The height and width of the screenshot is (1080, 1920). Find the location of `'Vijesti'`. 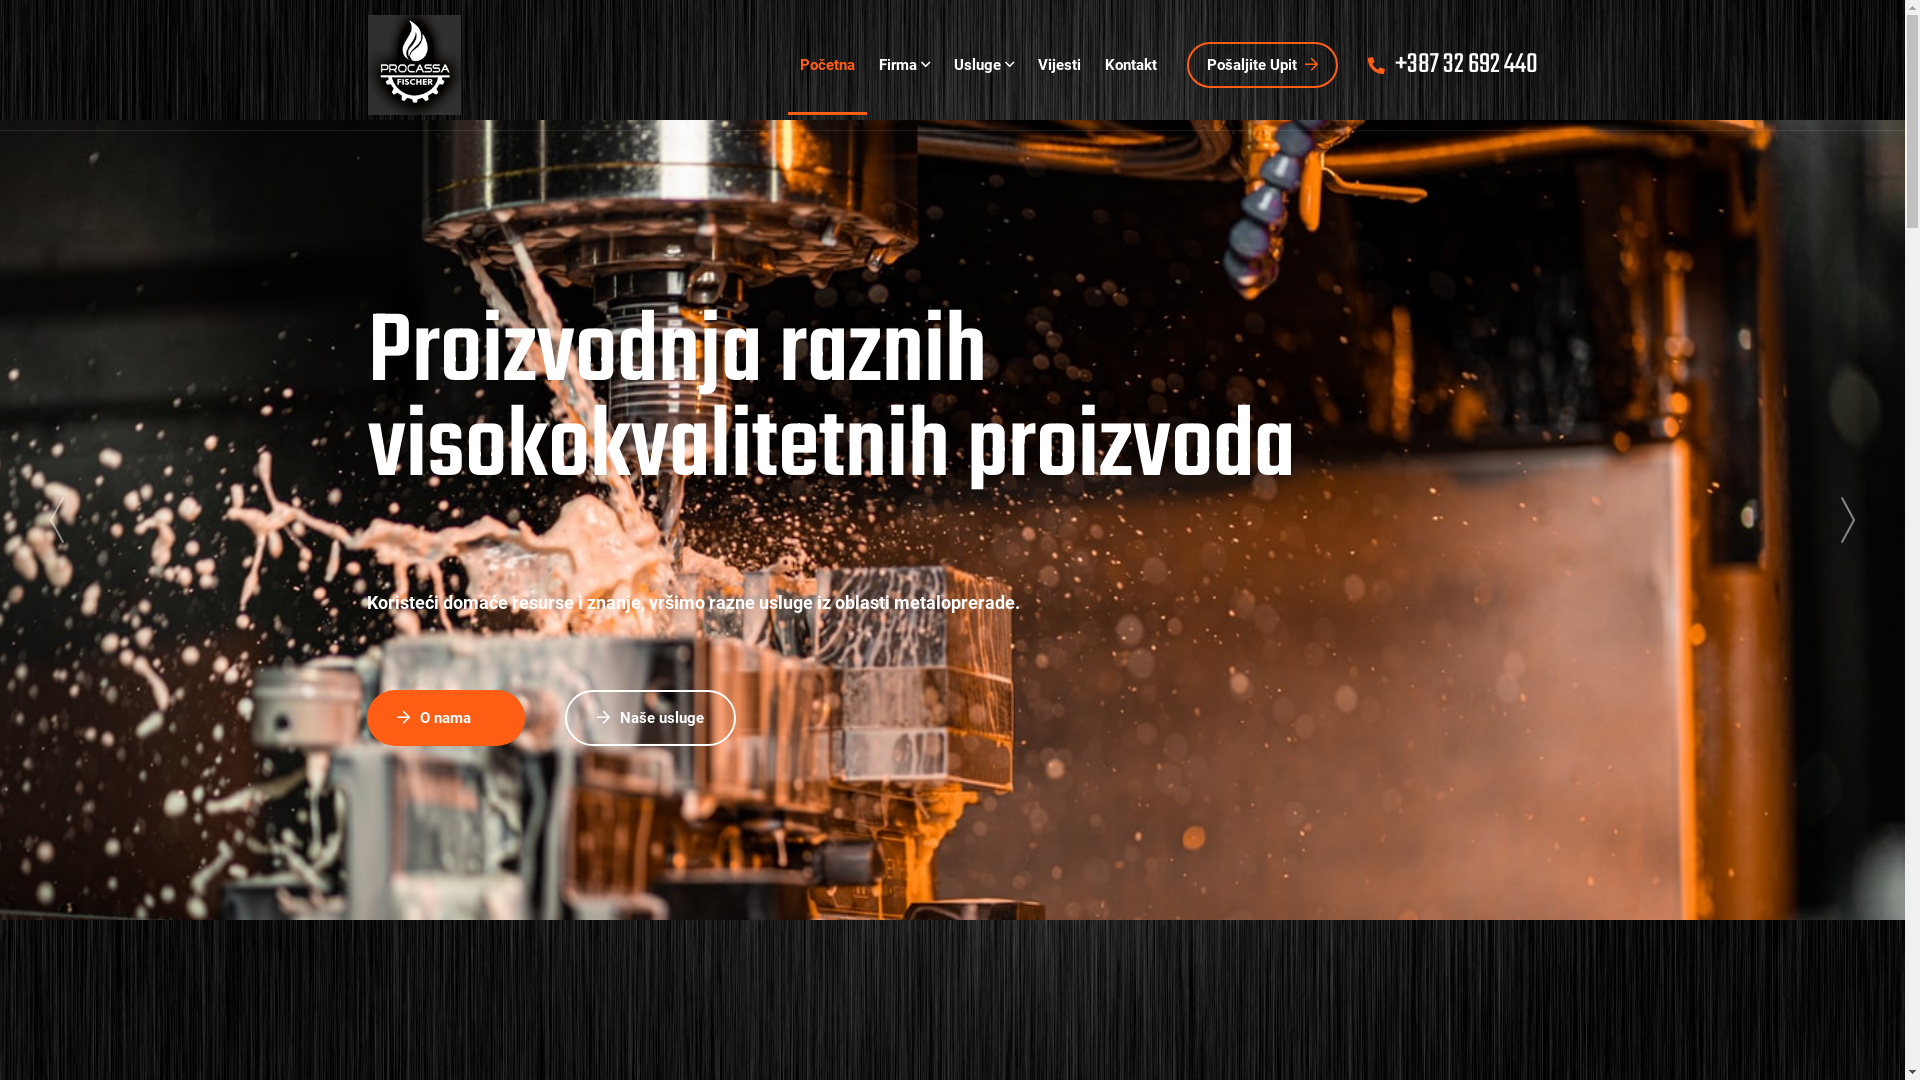

'Vijesti' is located at coordinates (1026, 64).